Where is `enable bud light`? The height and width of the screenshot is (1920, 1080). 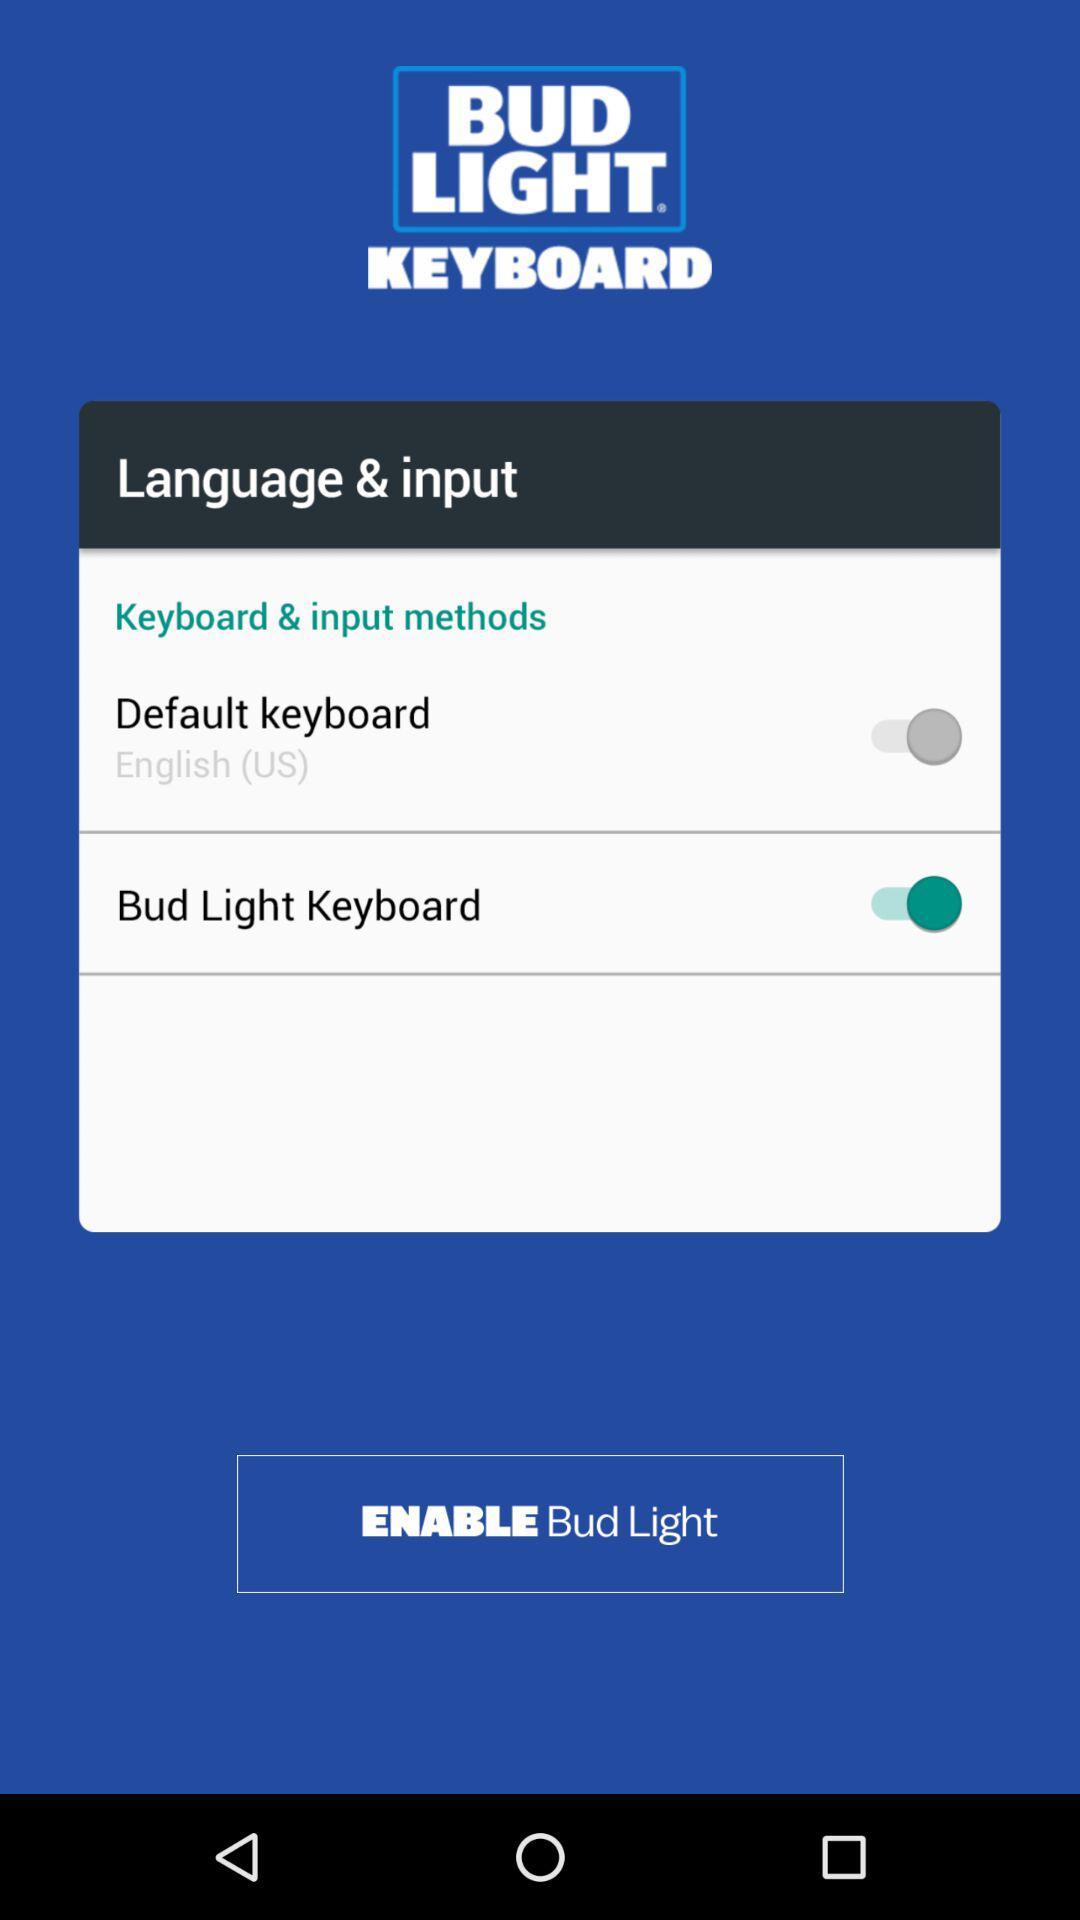
enable bud light is located at coordinates (540, 1522).